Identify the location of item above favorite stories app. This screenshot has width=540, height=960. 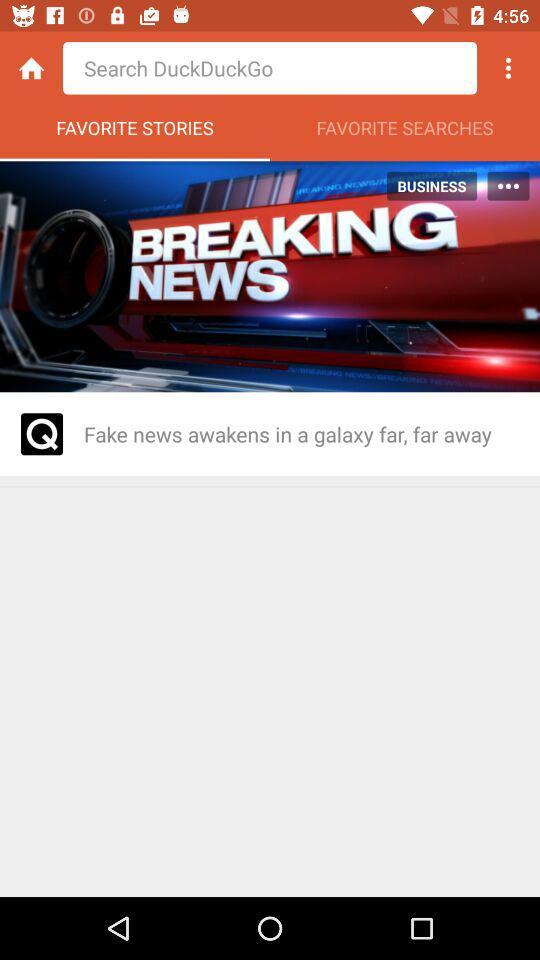
(270, 68).